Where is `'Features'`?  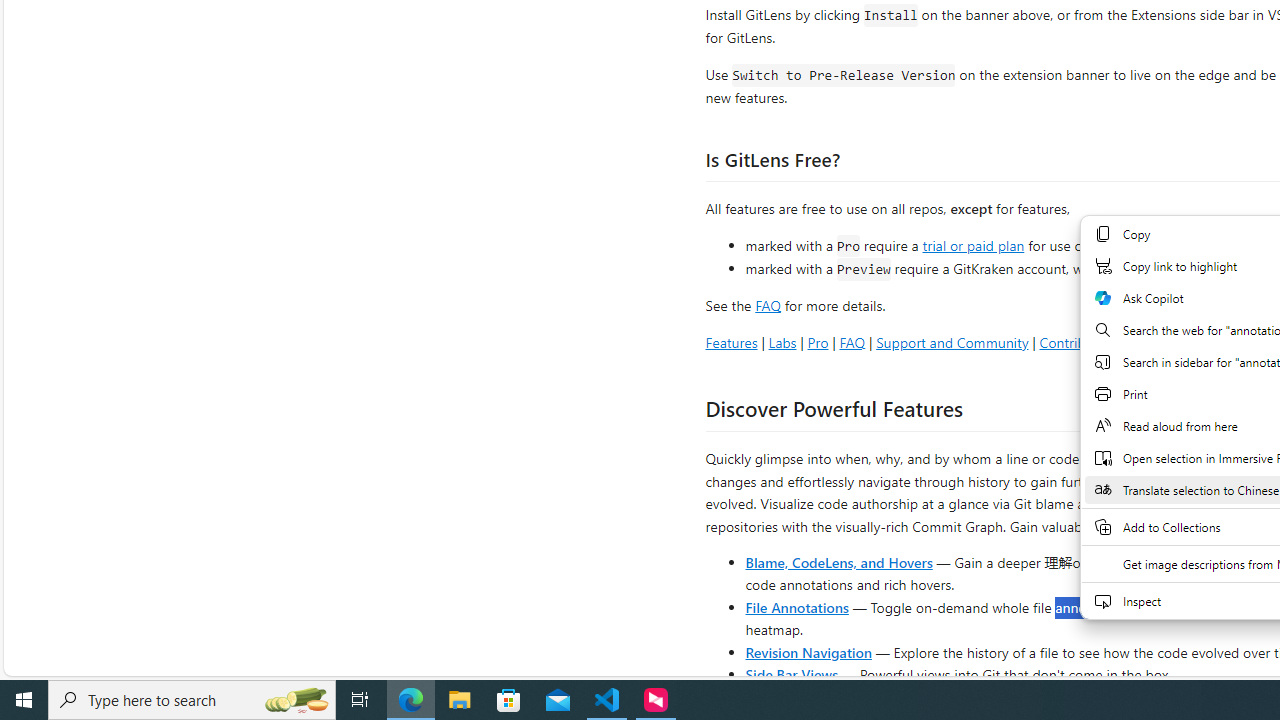 'Features' is located at coordinates (730, 341).